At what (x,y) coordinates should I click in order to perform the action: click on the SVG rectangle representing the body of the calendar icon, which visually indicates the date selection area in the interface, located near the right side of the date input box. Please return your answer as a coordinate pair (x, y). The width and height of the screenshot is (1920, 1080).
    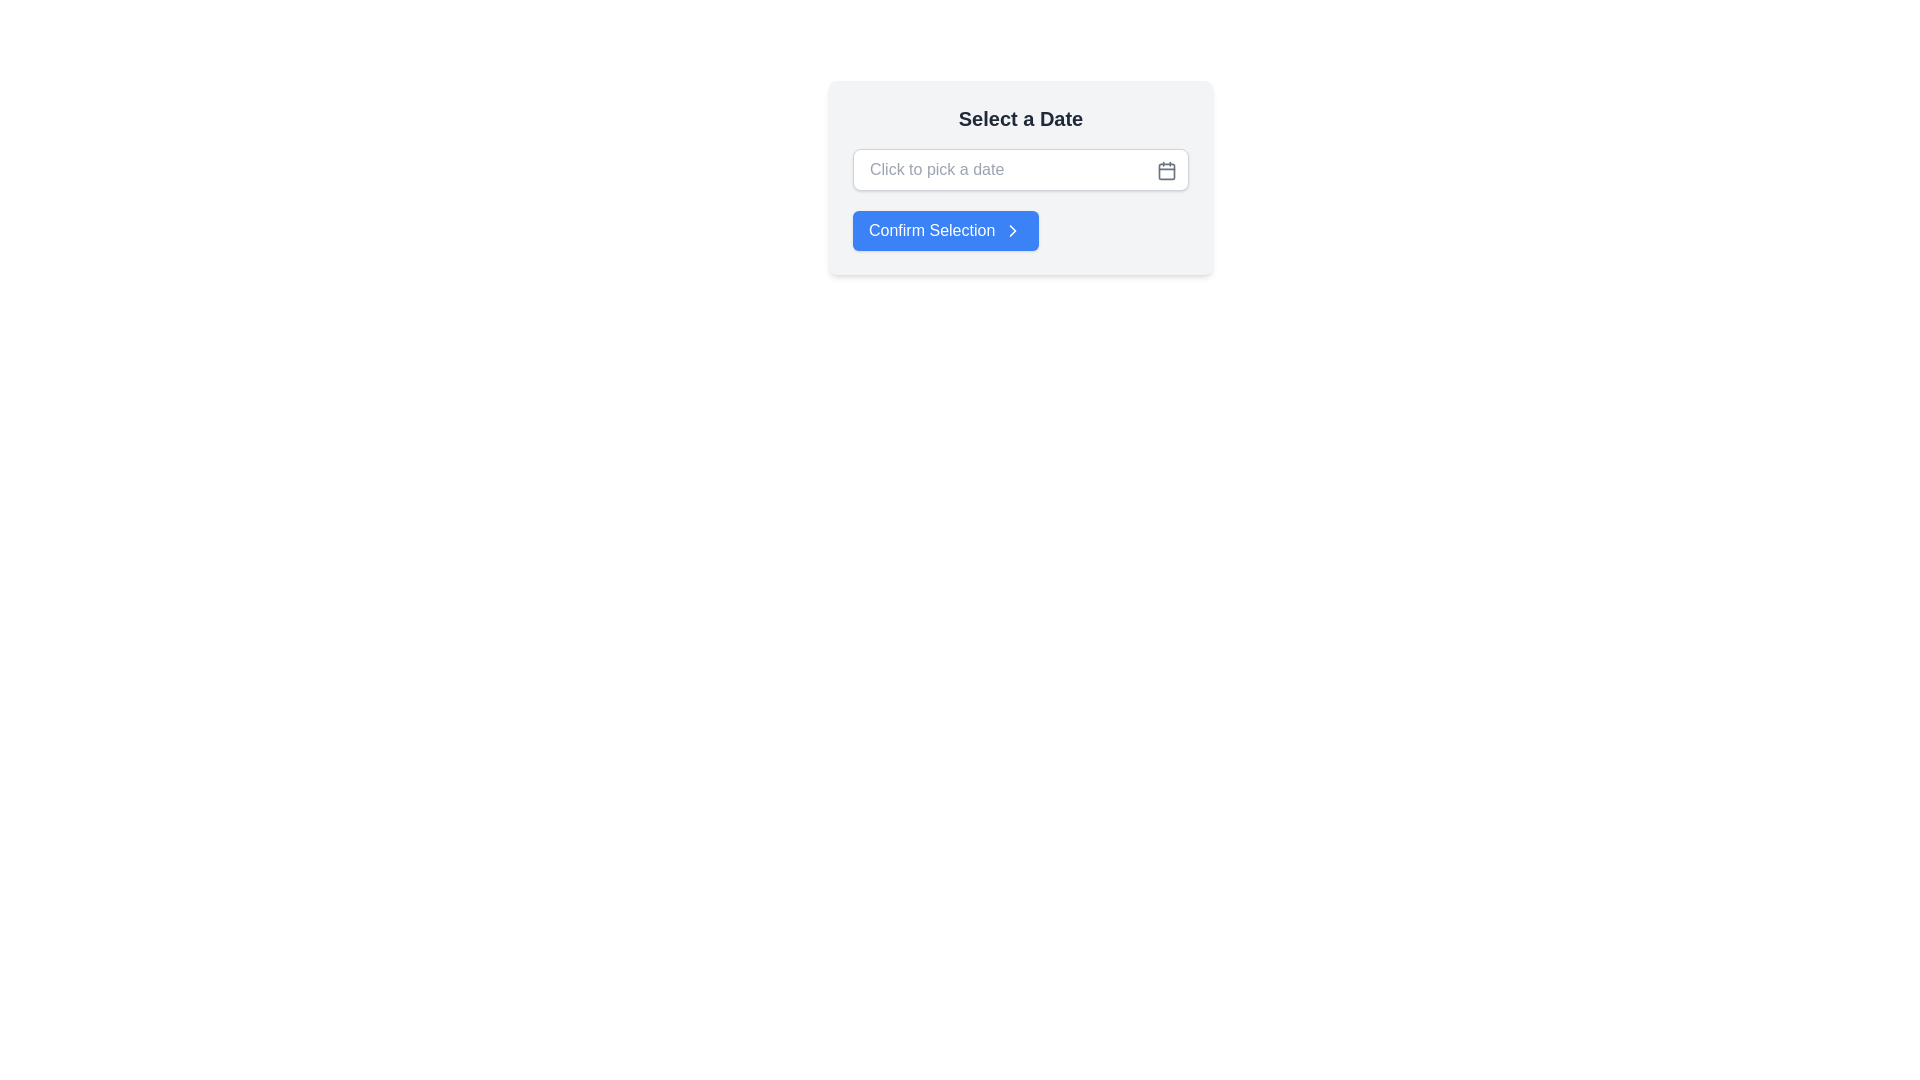
    Looking at the image, I should click on (1166, 169).